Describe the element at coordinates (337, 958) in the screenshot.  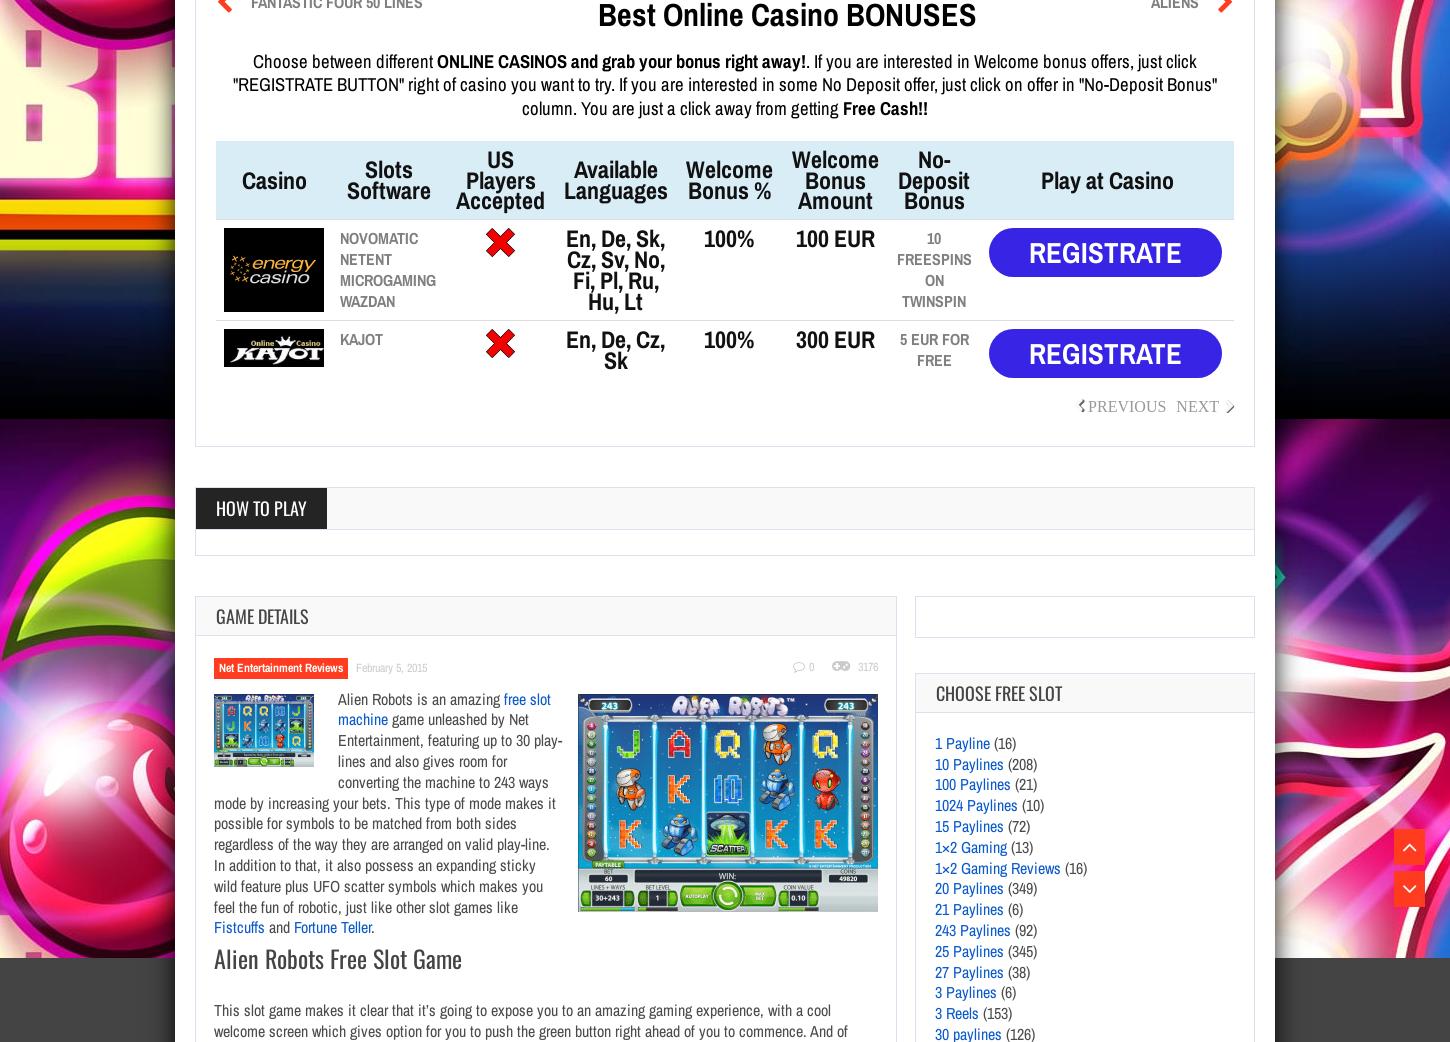
I see `'Alien Robots Free Slot Game'` at that location.